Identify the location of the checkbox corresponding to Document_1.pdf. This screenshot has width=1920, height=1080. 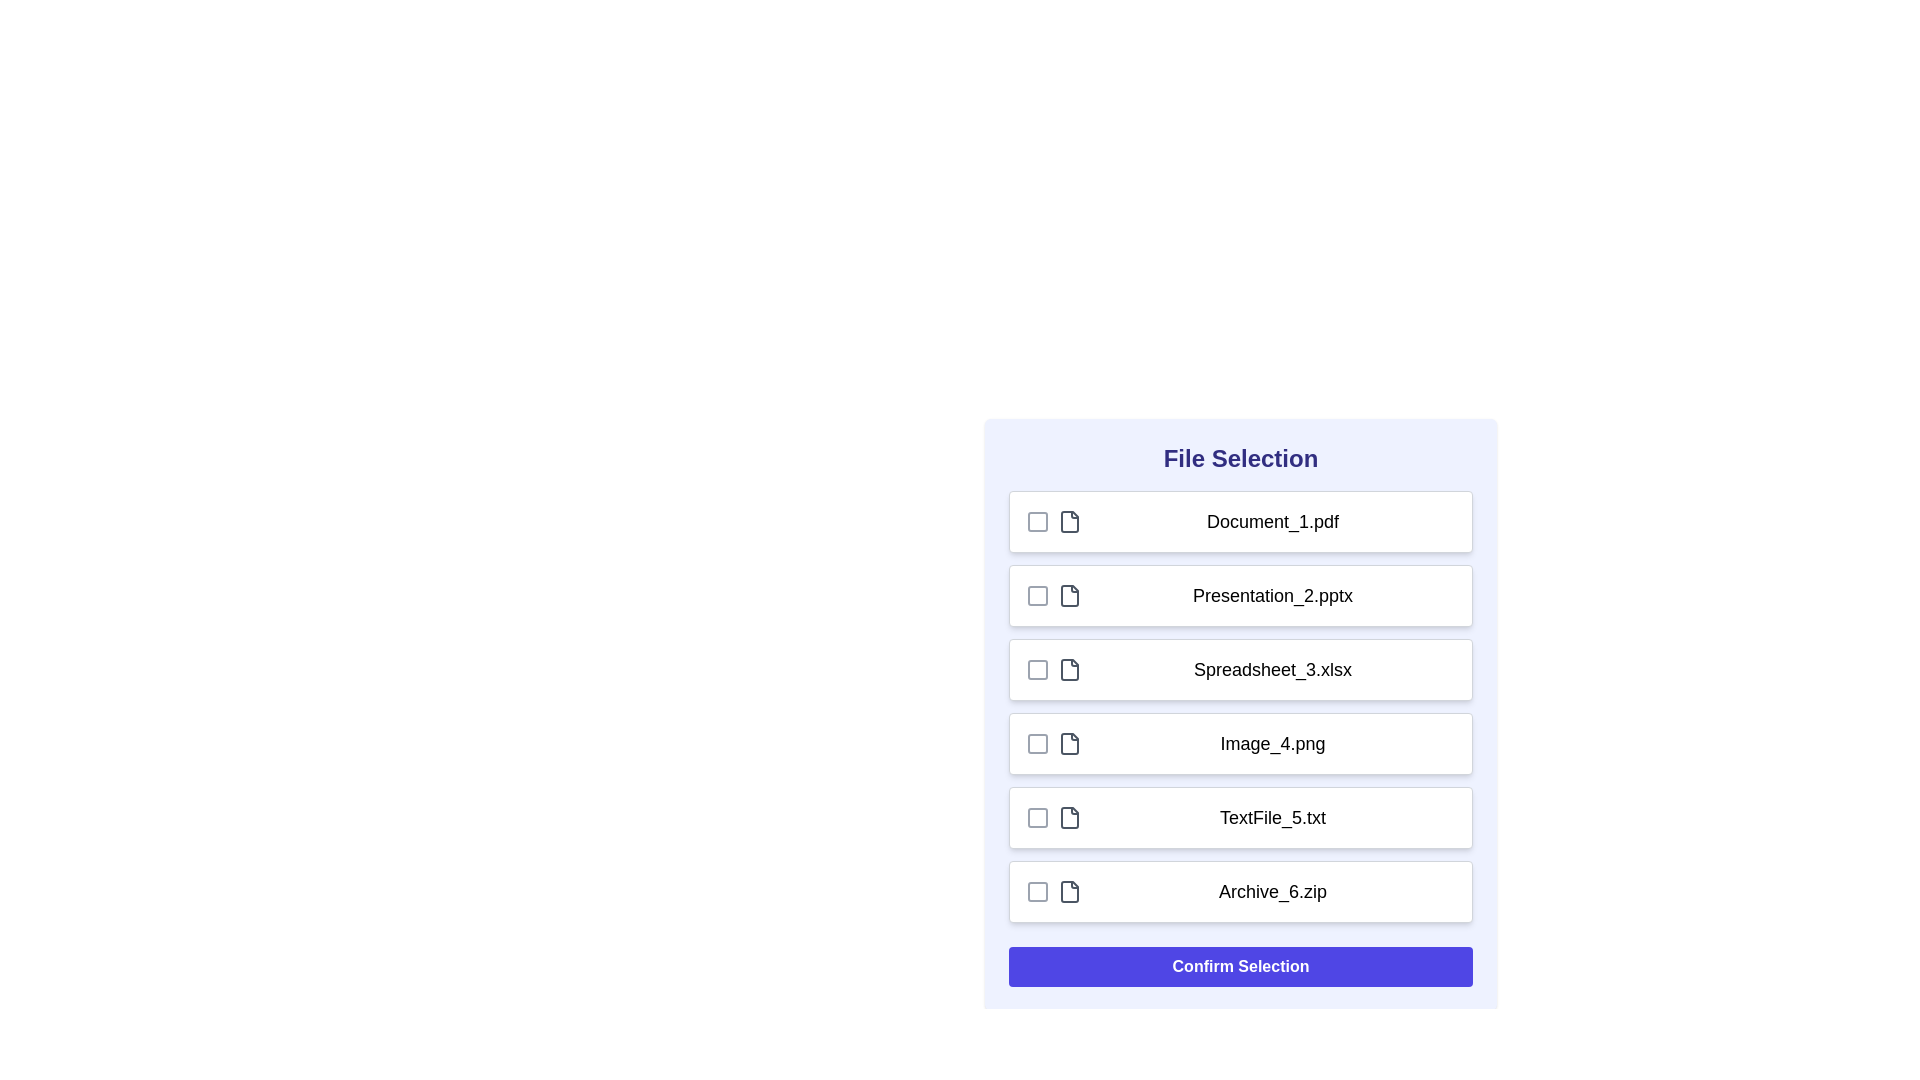
(1037, 520).